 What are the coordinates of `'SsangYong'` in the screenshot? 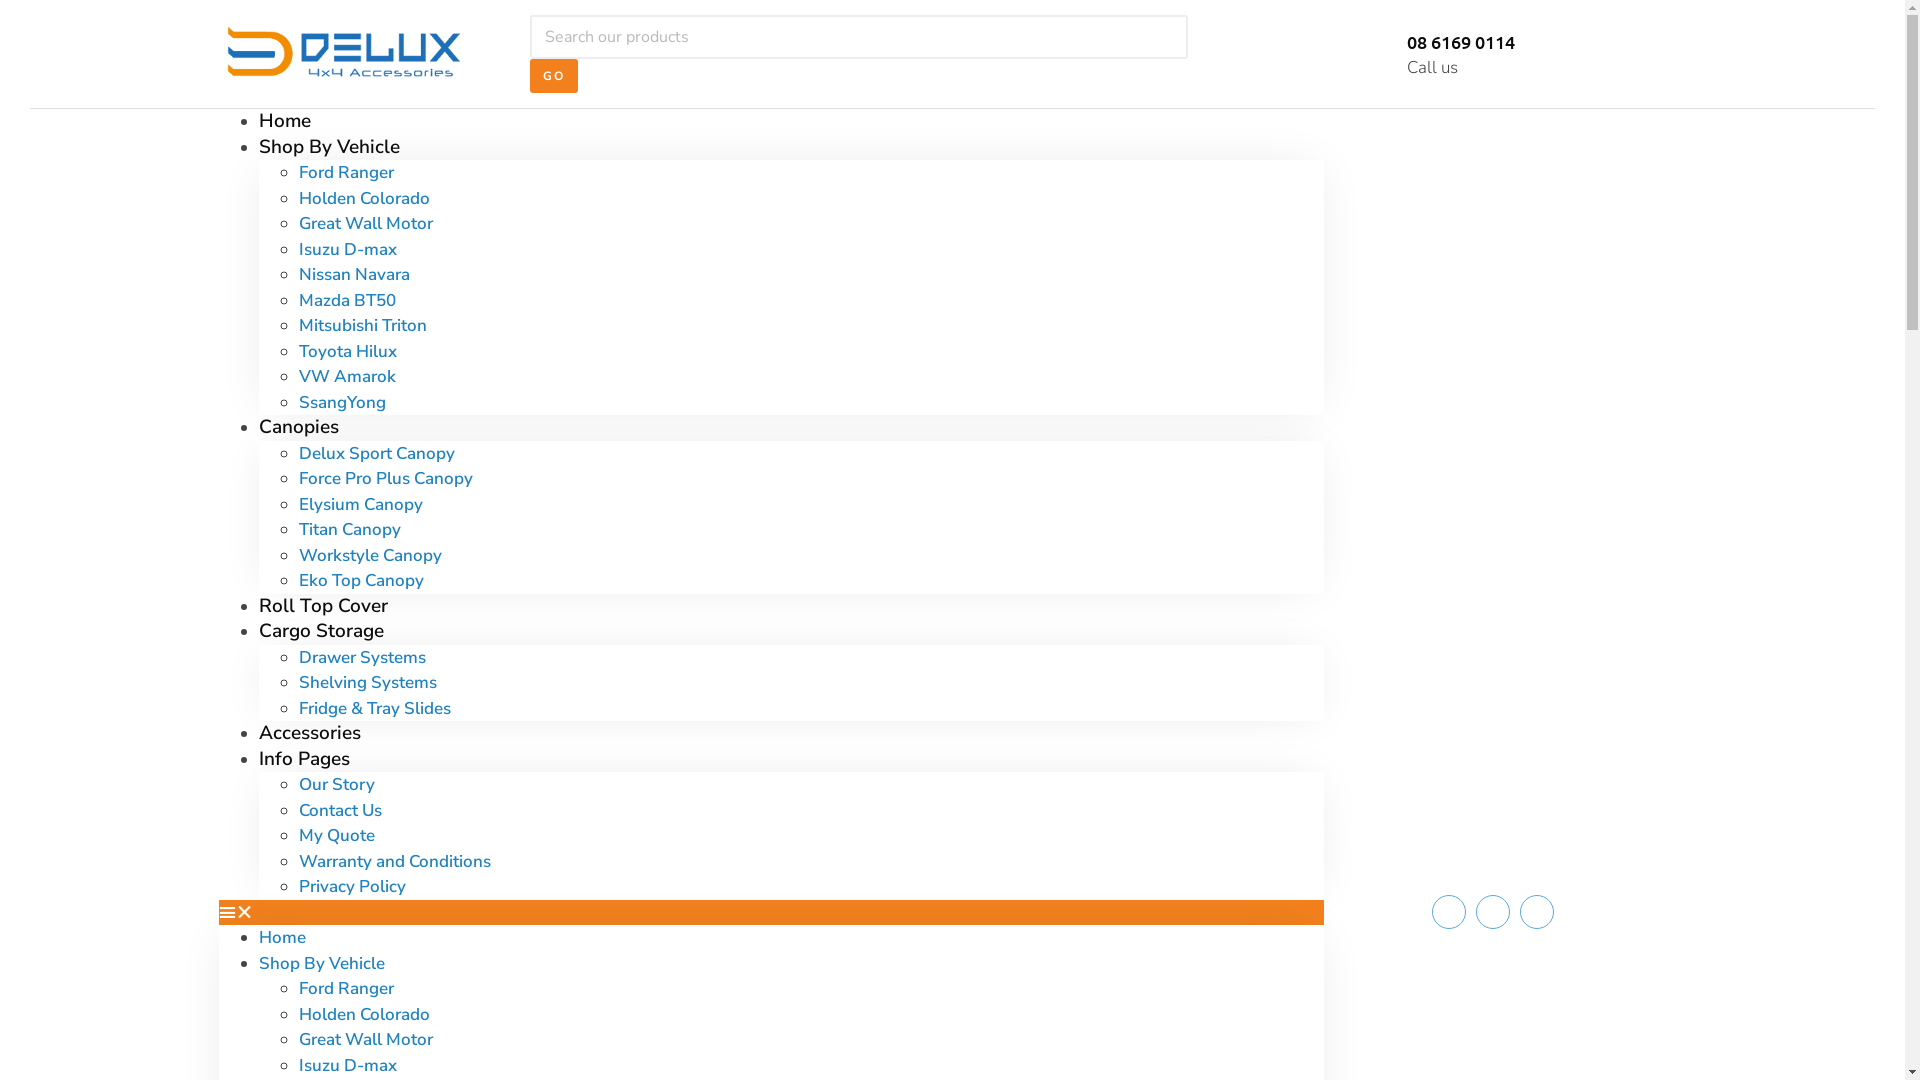 It's located at (341, 401).